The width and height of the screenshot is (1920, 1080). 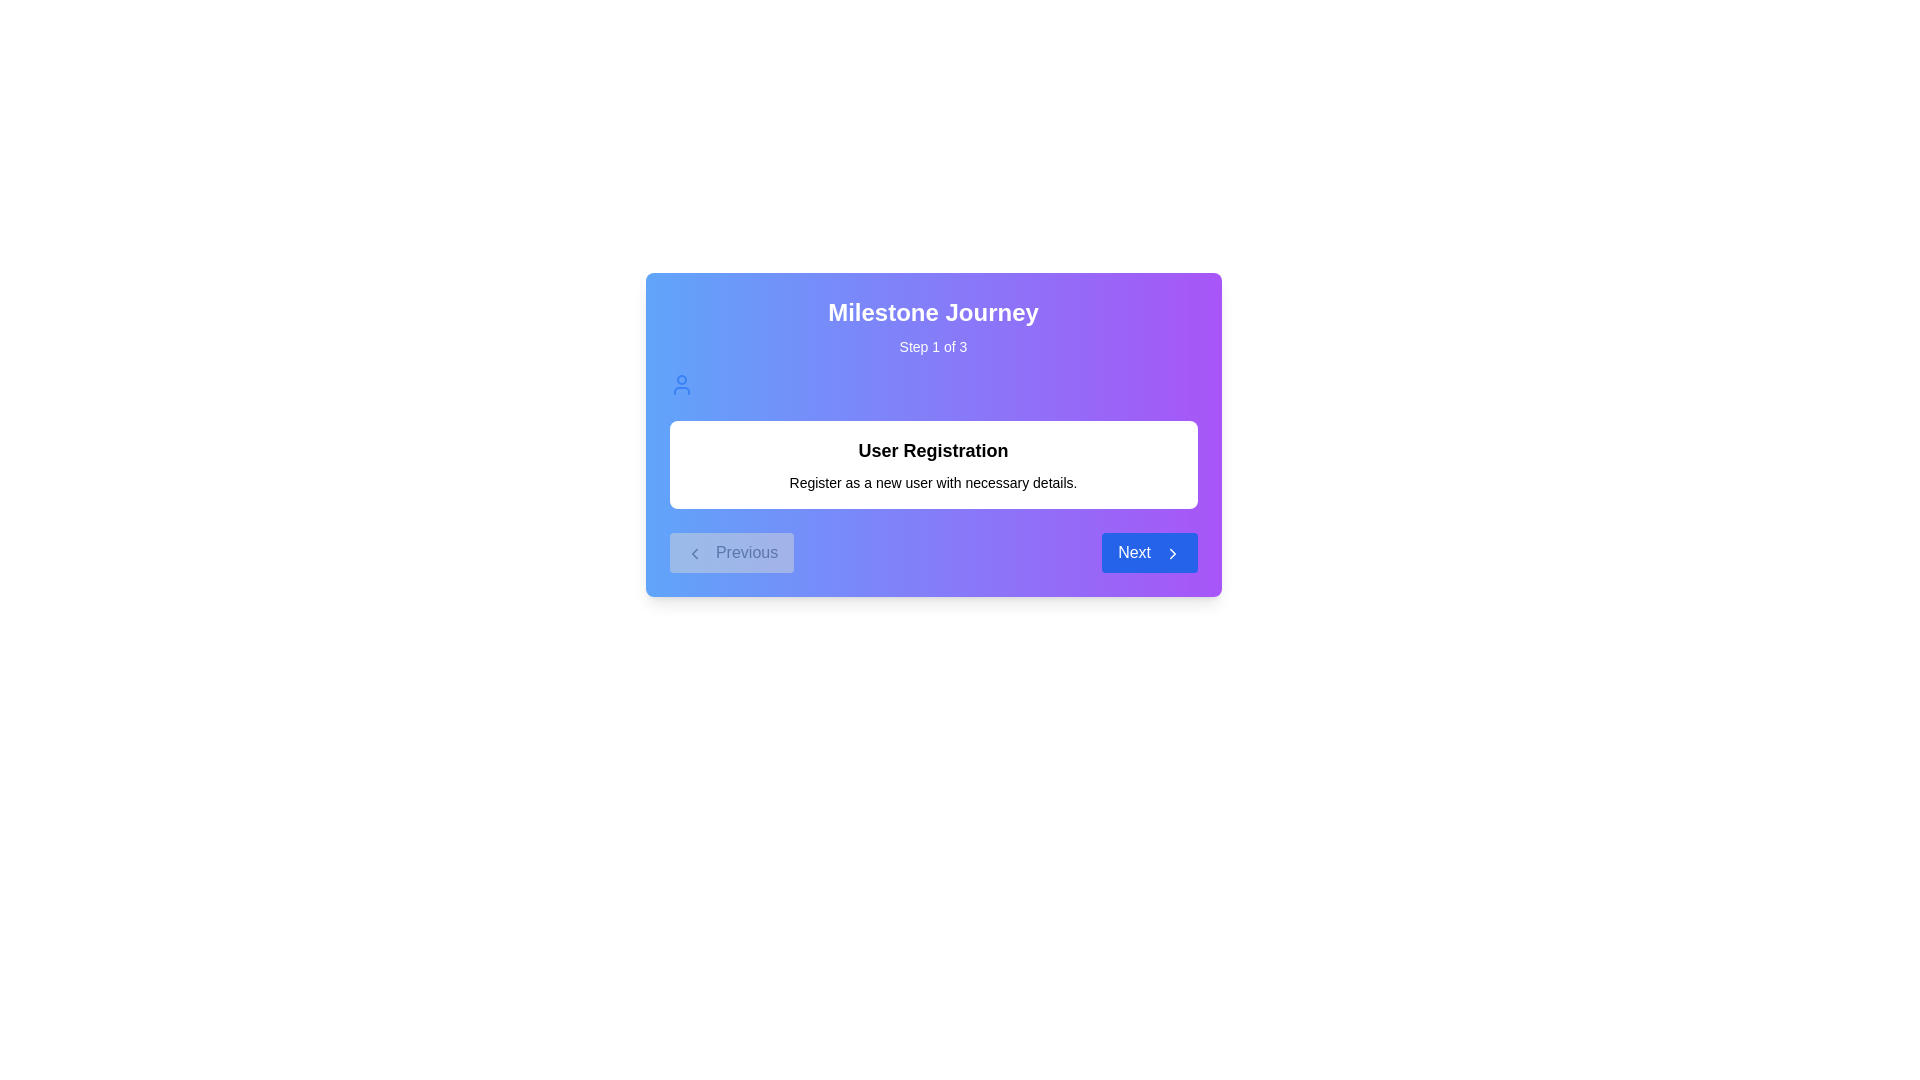 What do you see at coordinates (932, 346) in the screenshot?
I see `the informational static text indicating the user is on the first of three steps in the process, located under the 'Milestone Journey' headline` at bounding box center [932, 346].